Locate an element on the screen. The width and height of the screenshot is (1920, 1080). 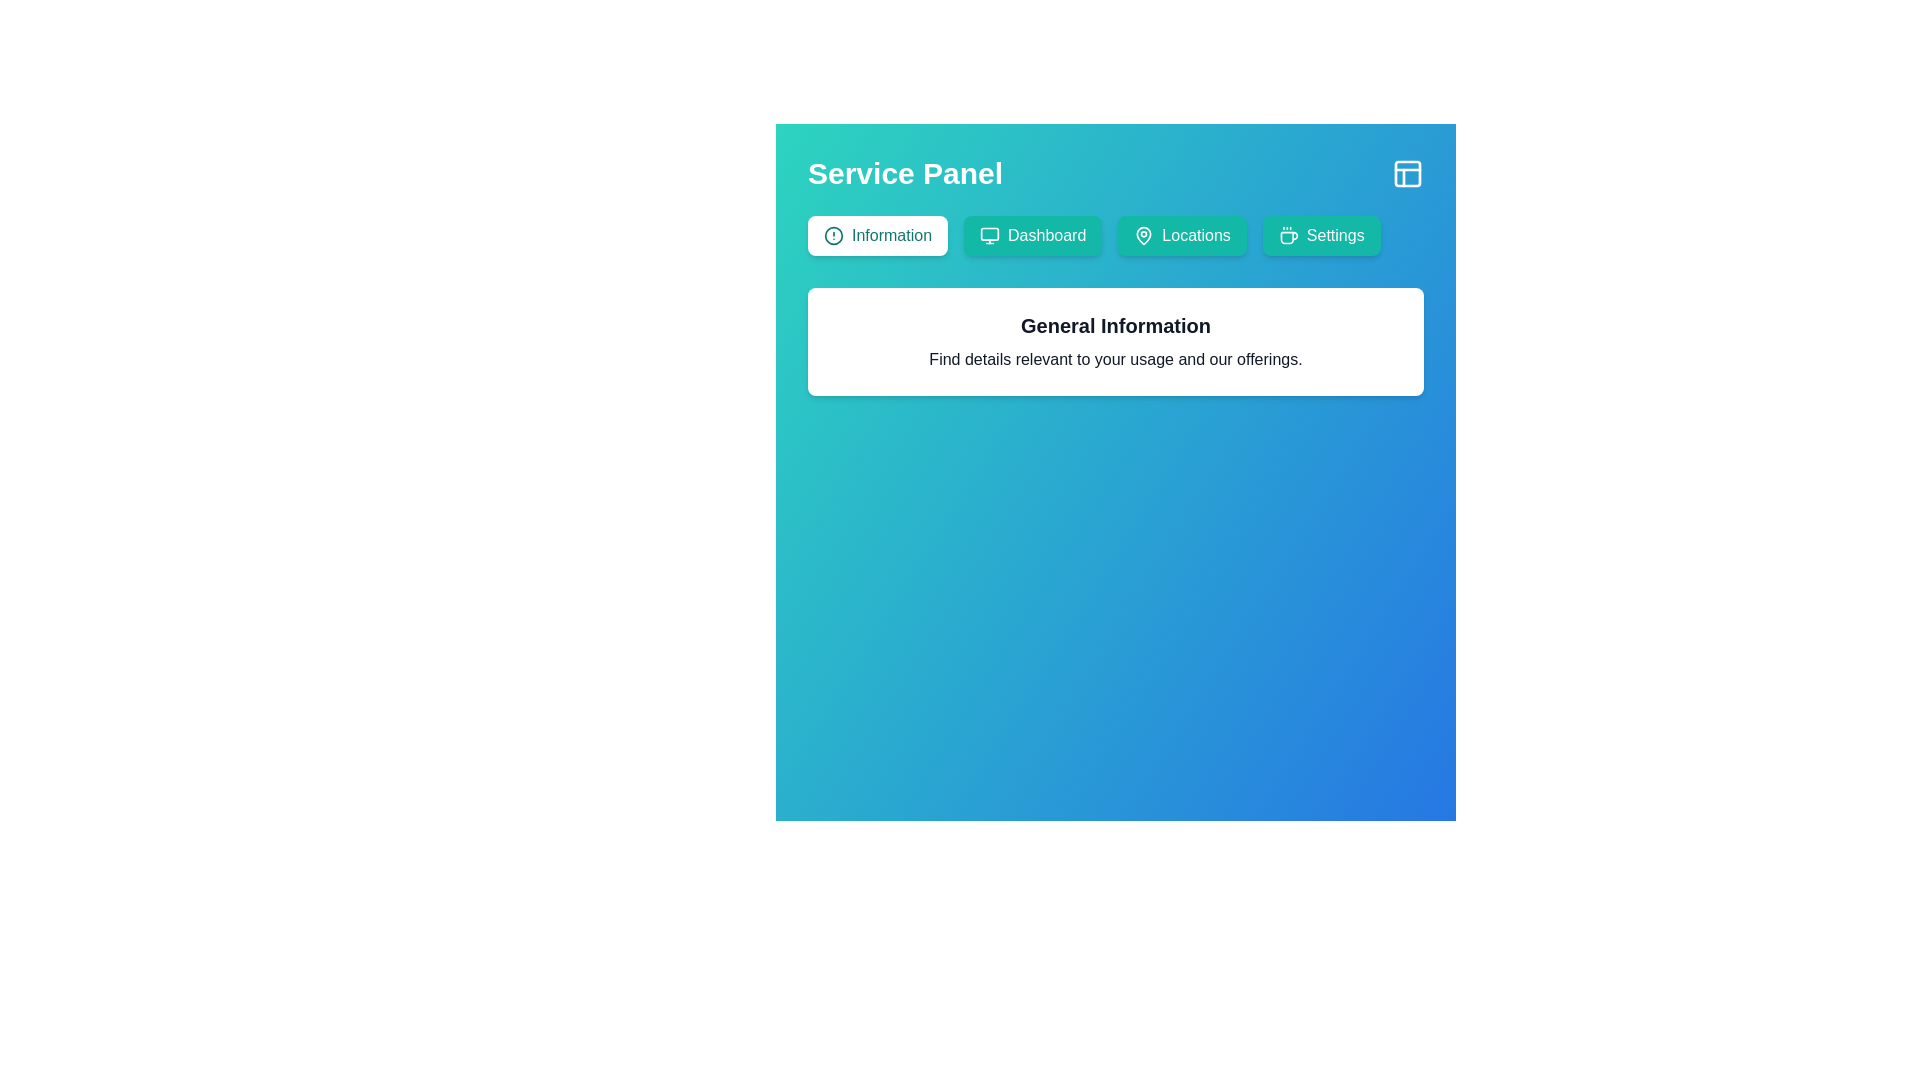
the 'Information' icon (SVG graphic) located at the top left of the button labeled 'Information' for informational purposes is located at coordinates (834, 234).